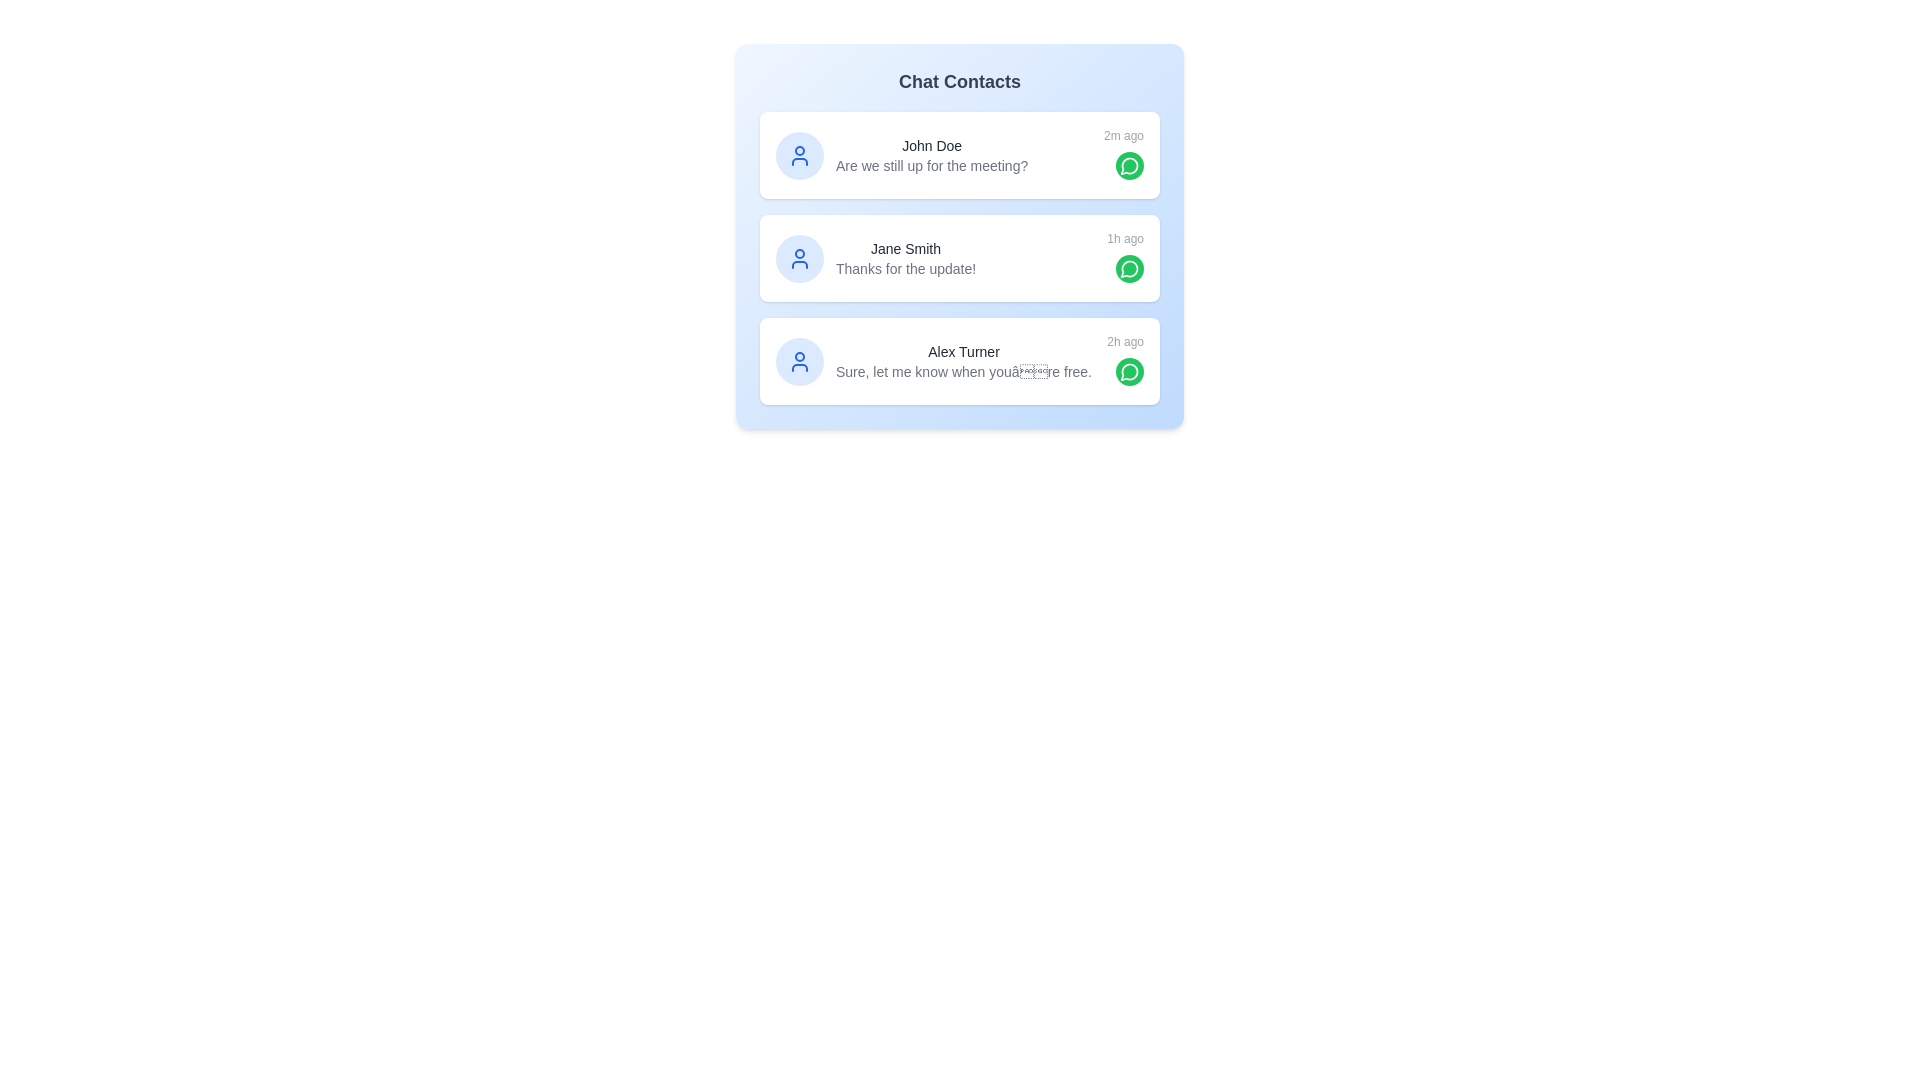 Image resolution: width=1920 pixels, height=1080 pixels. I want to click on the name or avatar of Jane Smith to view their details, so click(800, 257).